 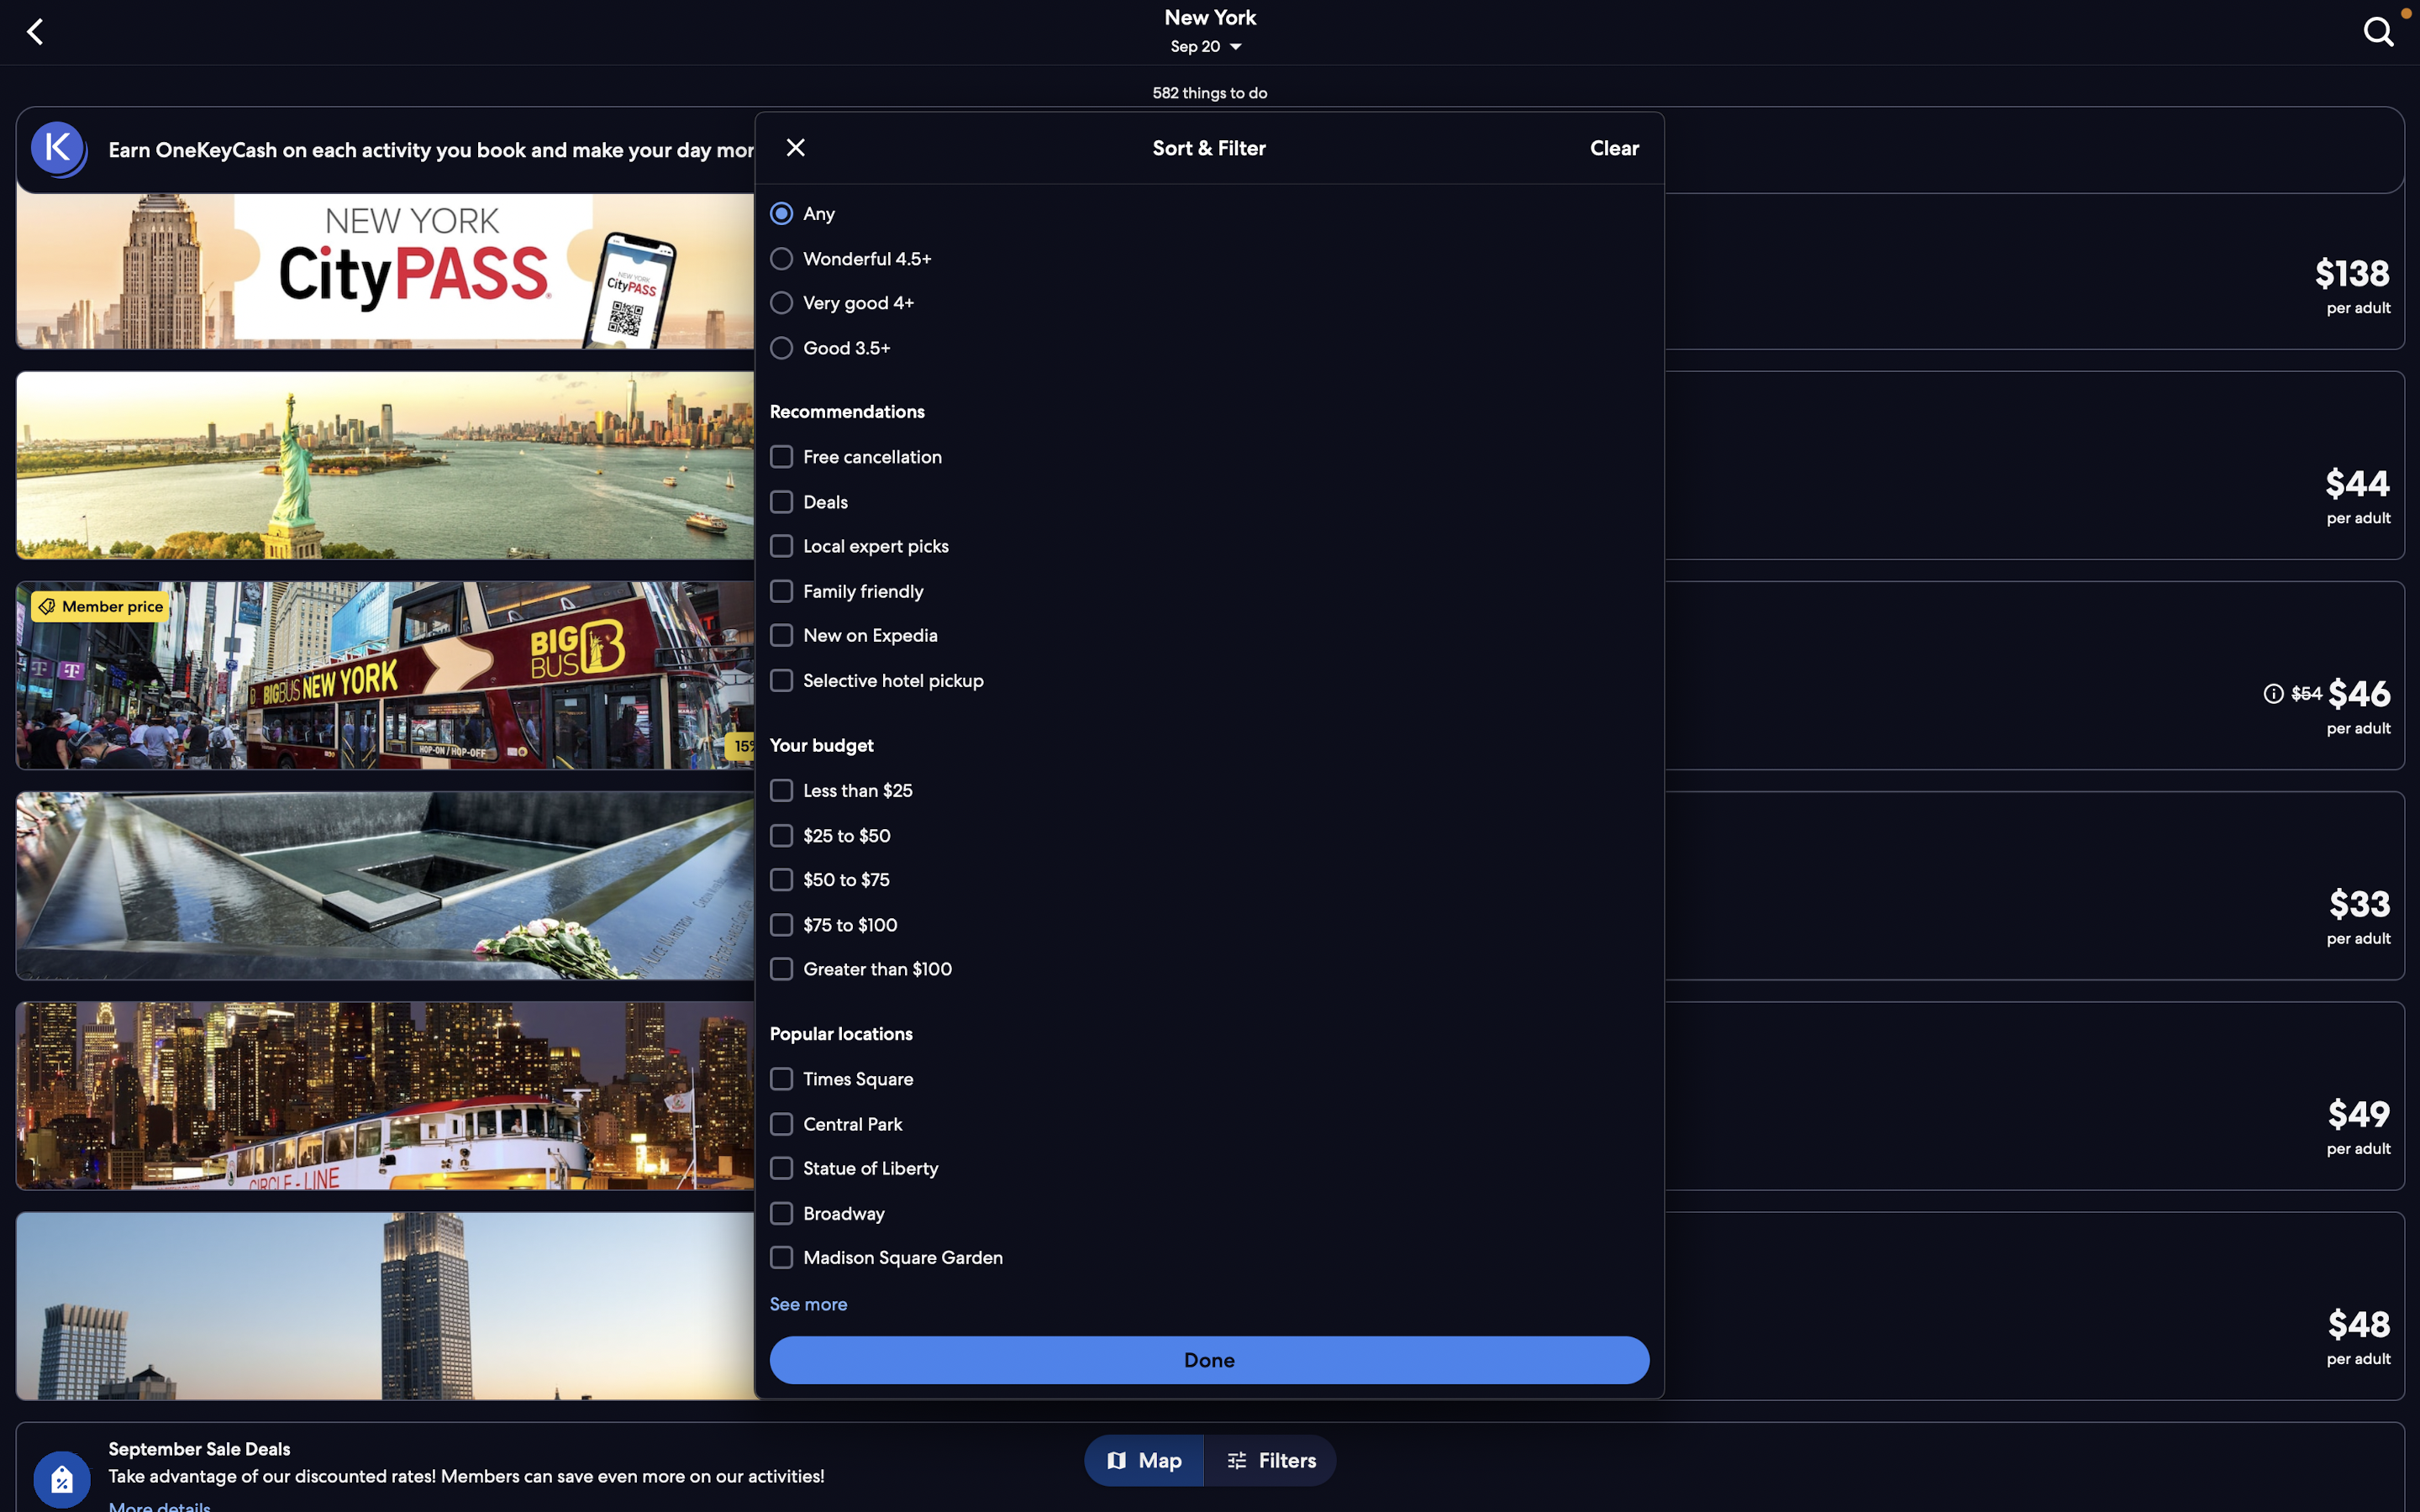 What do you see at coordinates (1206, 303) in the screenshot?
I see `Extract locations with a rating over 4` at bounding box center [1206, 303].